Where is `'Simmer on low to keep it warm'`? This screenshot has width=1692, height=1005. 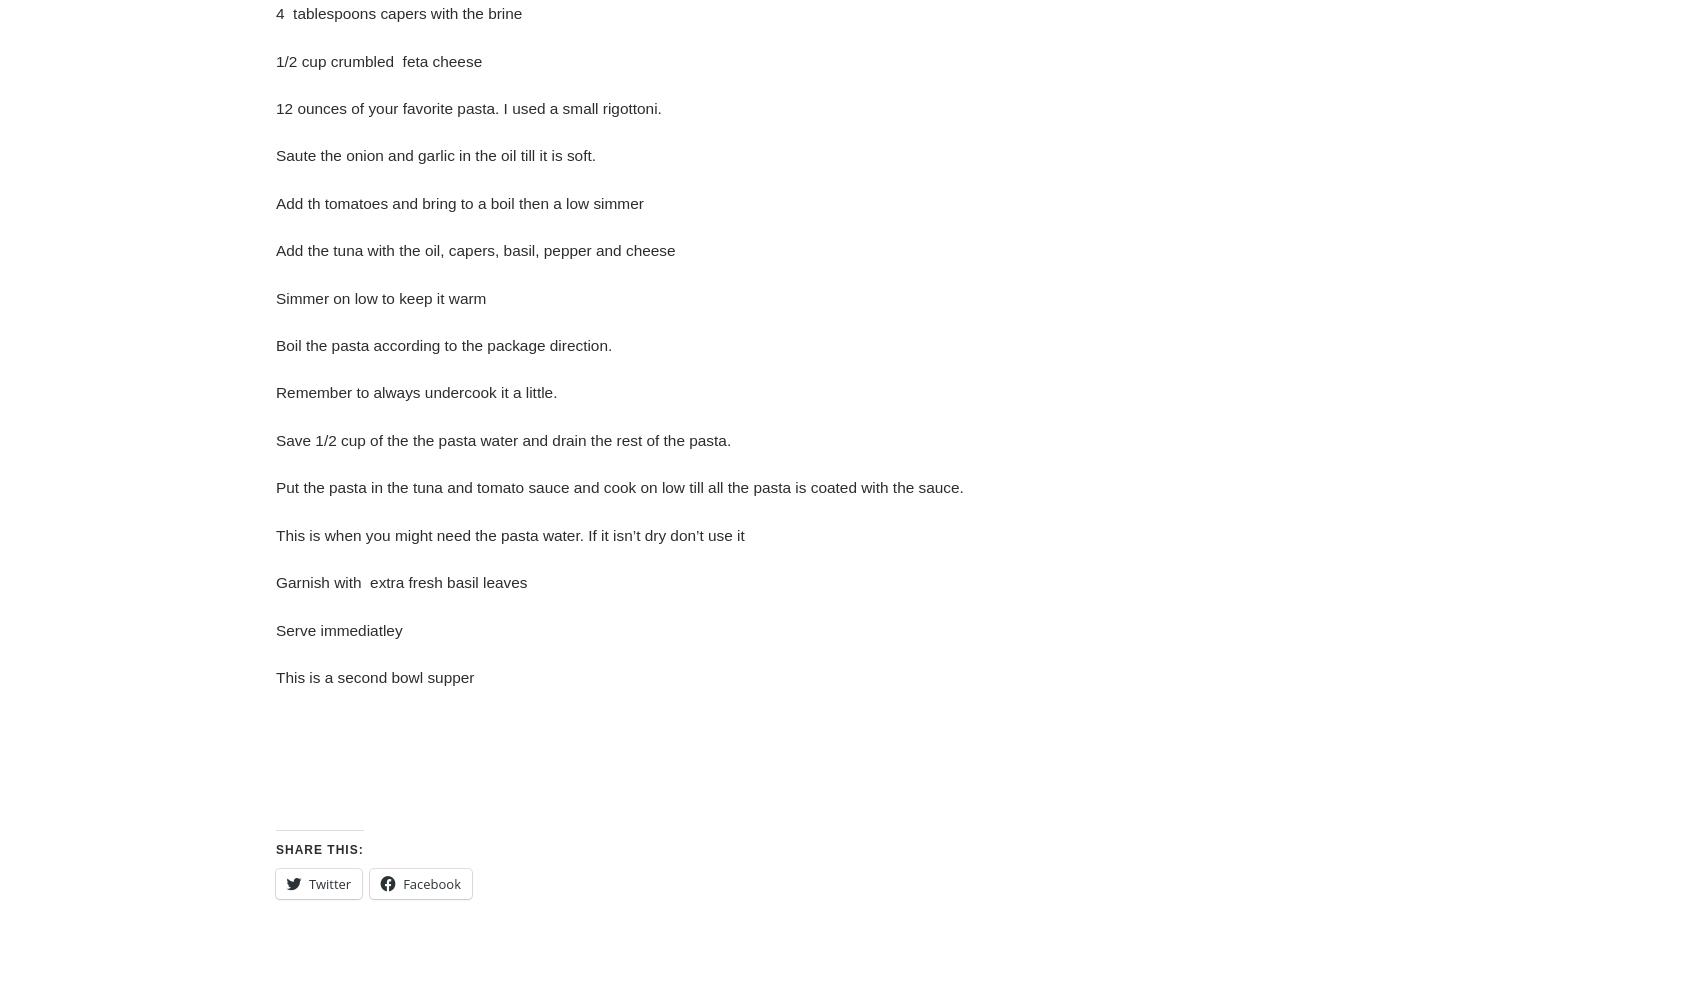 'Simmer on low to keep it warm' is located at coordinates (381, 296).